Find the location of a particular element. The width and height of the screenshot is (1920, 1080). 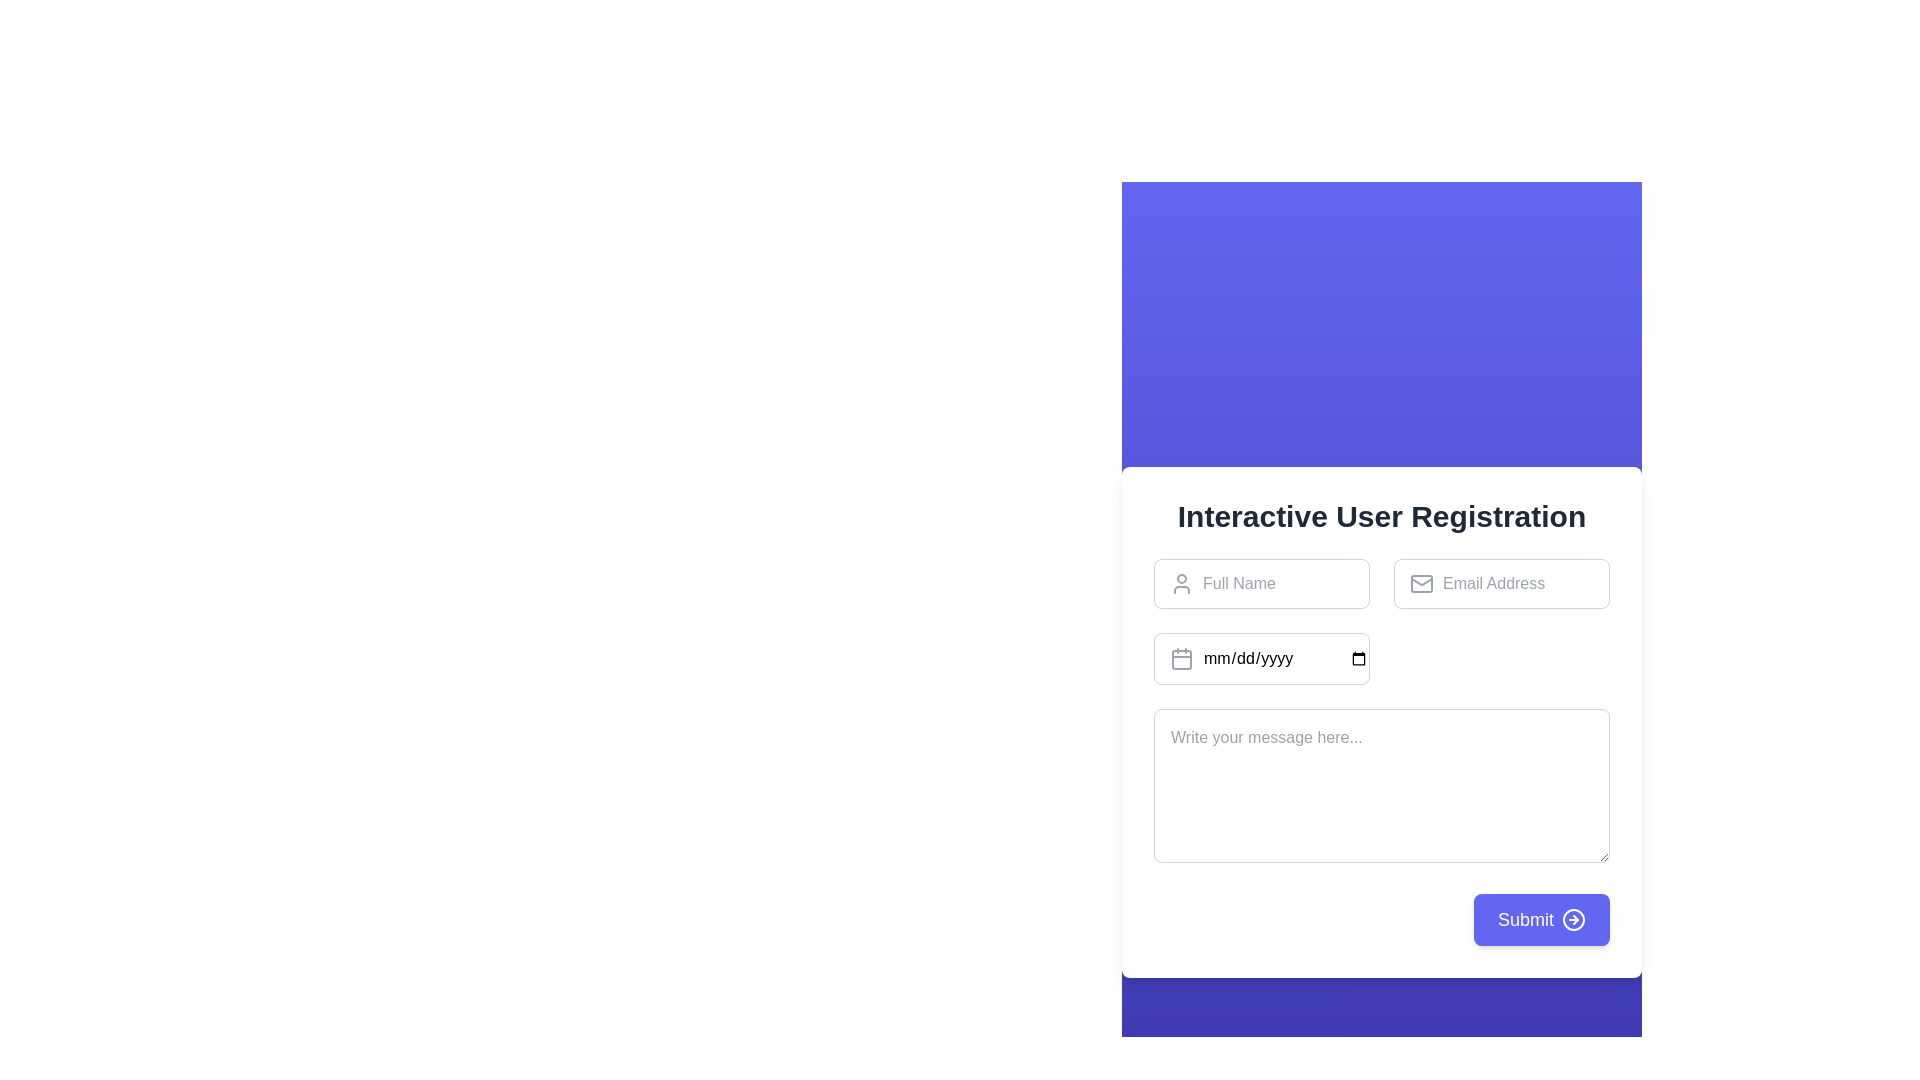

the user profile icon, which is a circular avatar styled in gray outline, positioned to the left of the 'Full Name' text input field is located at coordinates (1181, 583).